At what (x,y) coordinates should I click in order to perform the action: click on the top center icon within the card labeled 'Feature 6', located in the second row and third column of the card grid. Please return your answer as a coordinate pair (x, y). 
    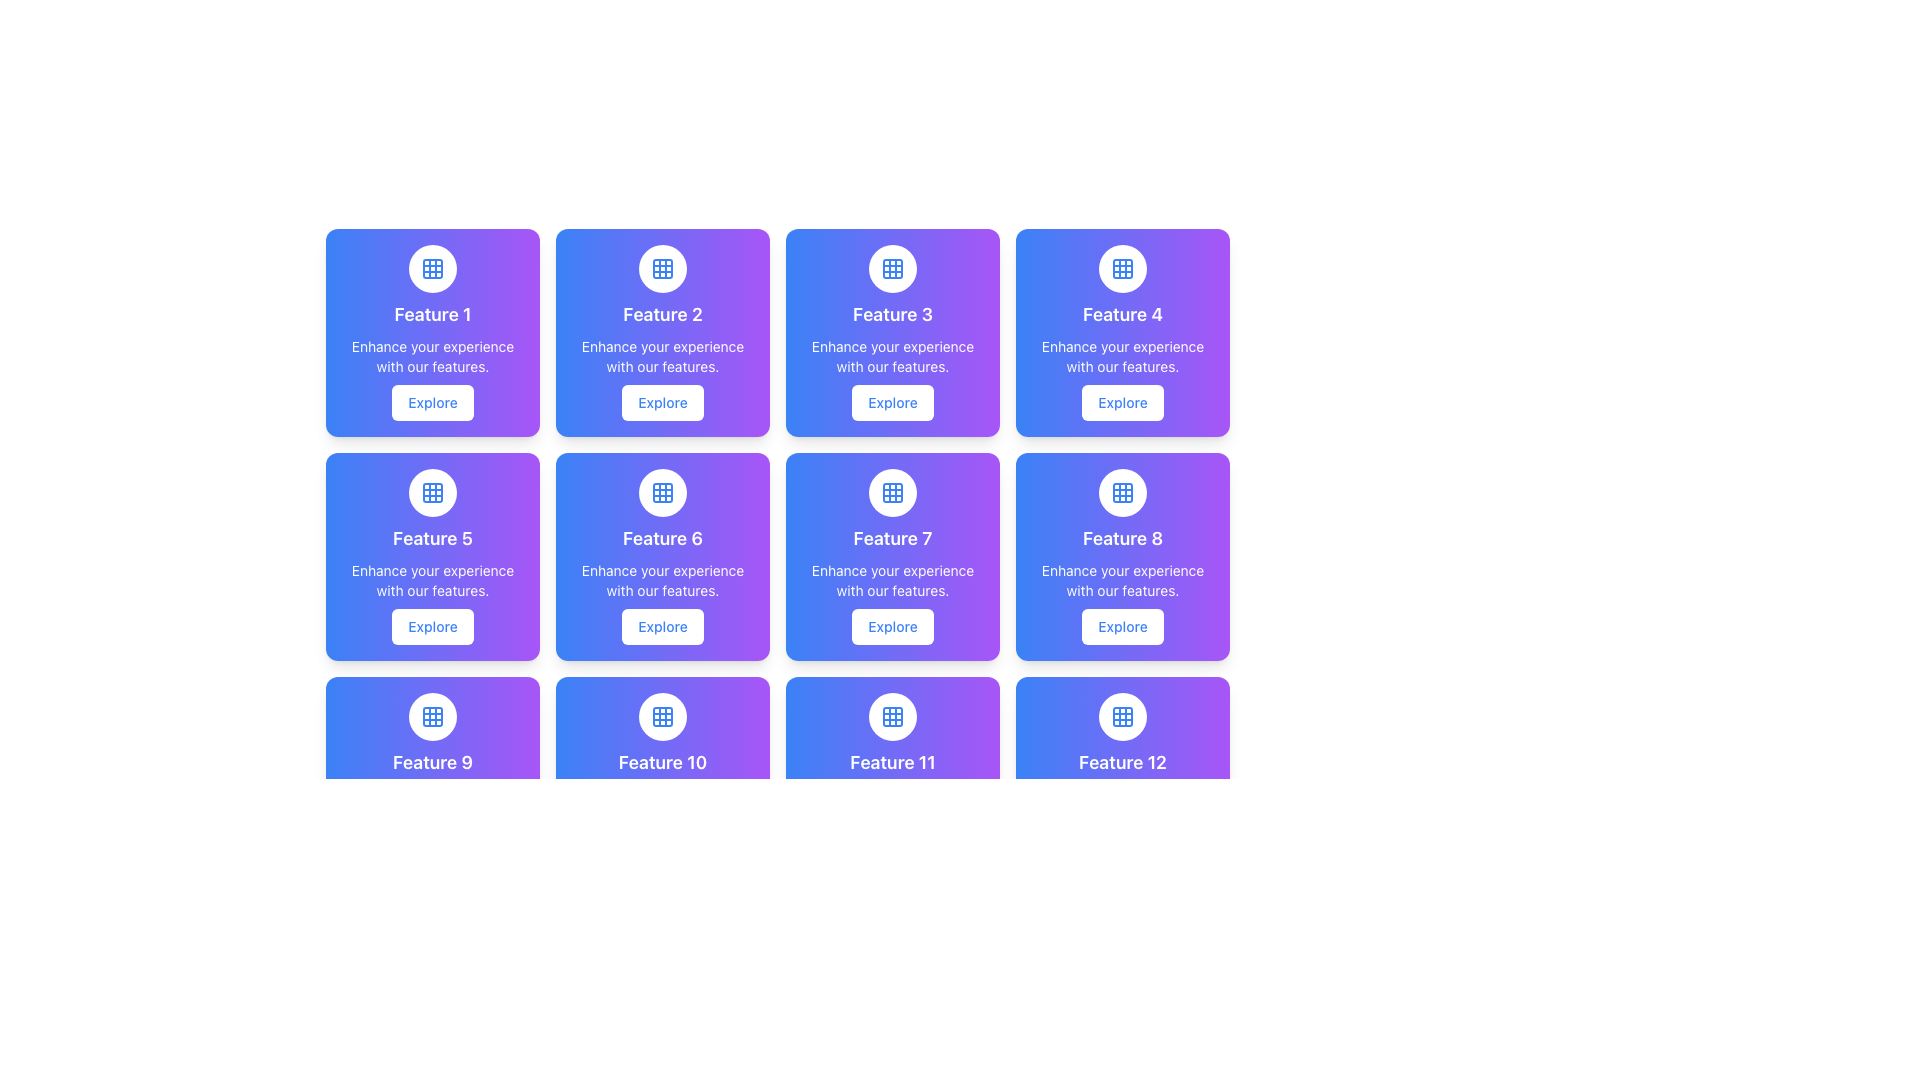
    Looking at the image, I should click on (662, 493).